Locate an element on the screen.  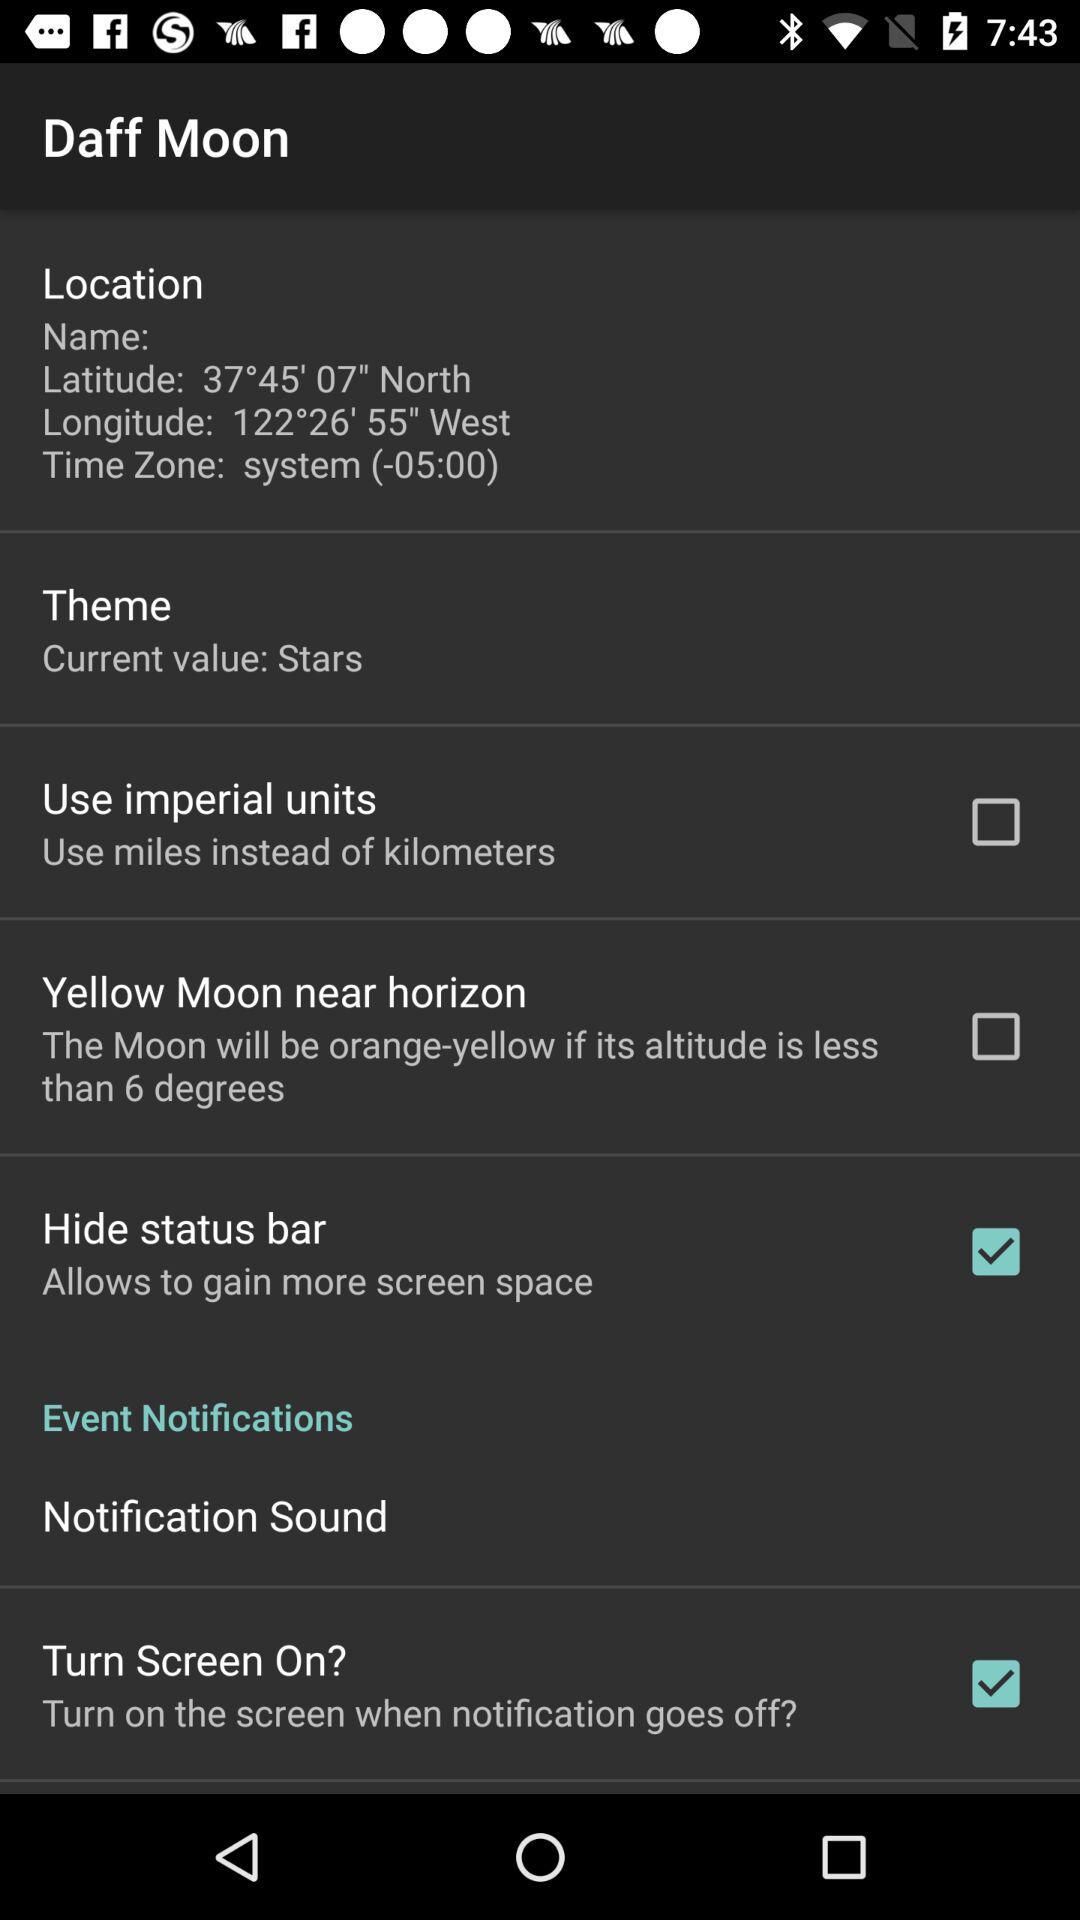
the theme is located at coordinates (106, 602).